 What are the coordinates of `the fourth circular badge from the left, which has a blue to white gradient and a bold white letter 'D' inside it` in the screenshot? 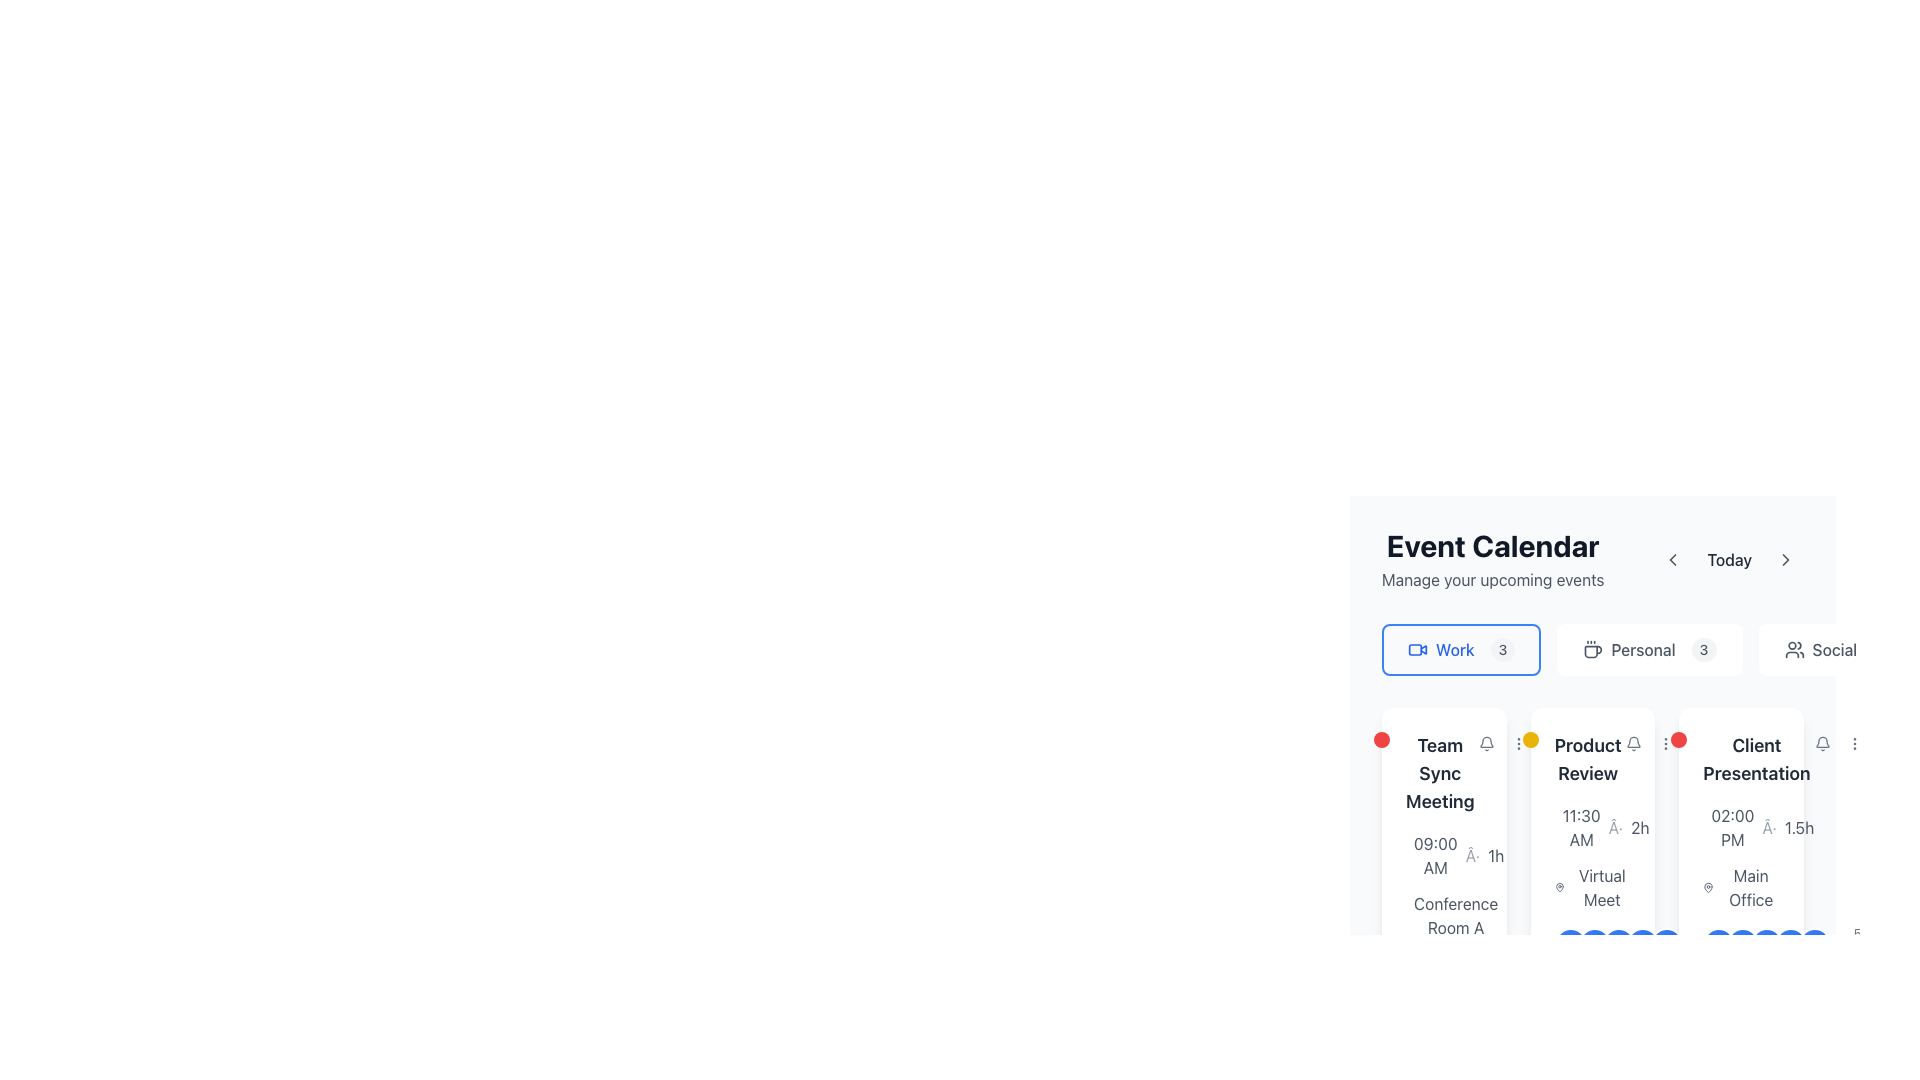 It's located at (1642, 944).